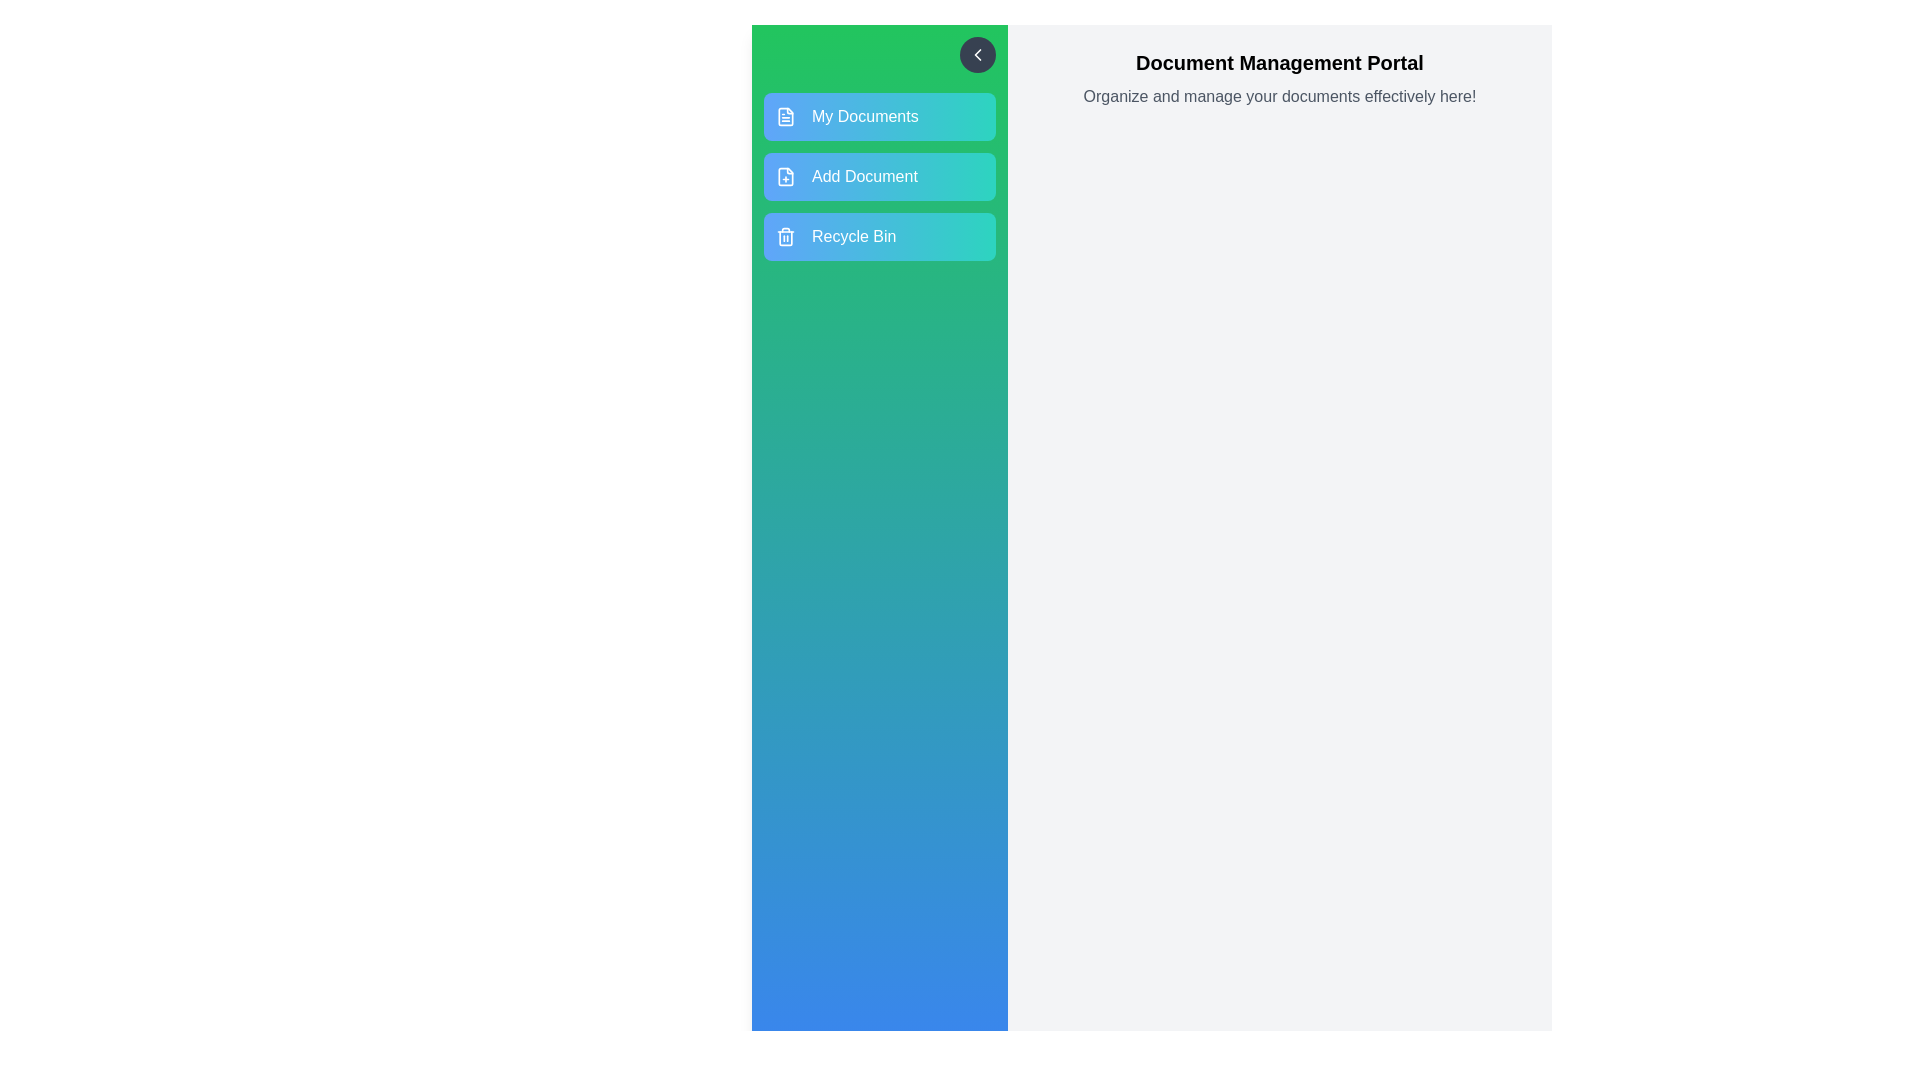 The image size is (1920, 1080). What do you see at coordinates (879, 176) in the screenshot?
I see `the menu option Add Document` at bounding box center [879, 176].